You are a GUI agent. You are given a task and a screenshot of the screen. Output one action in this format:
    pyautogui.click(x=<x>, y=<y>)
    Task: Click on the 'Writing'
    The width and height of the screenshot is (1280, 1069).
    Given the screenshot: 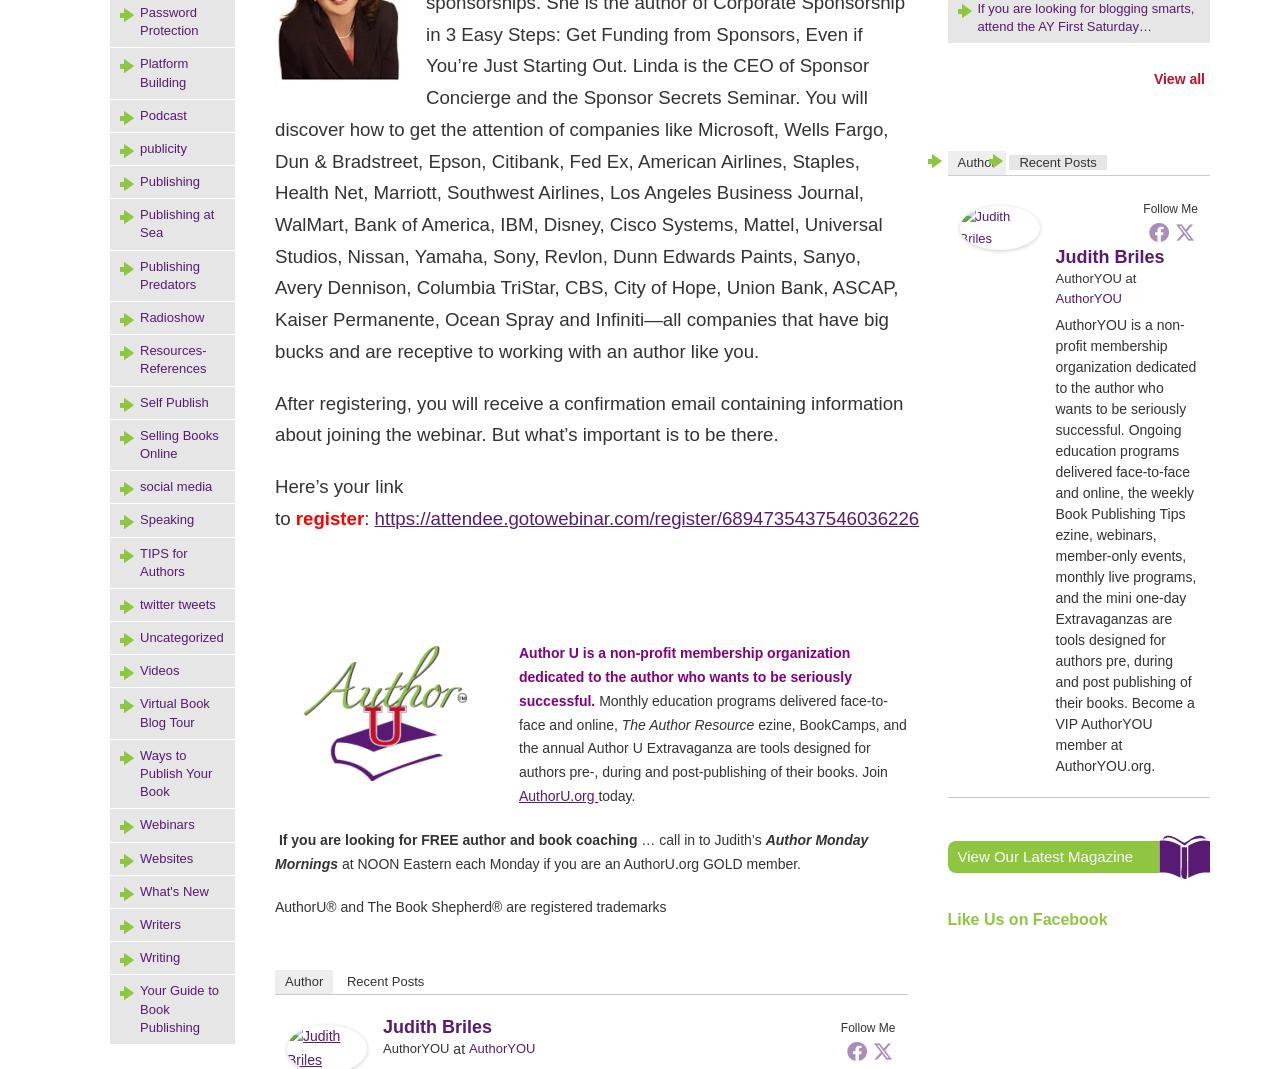 What is the action you would take?
    pyautogui.click(x=139, y=956)
    